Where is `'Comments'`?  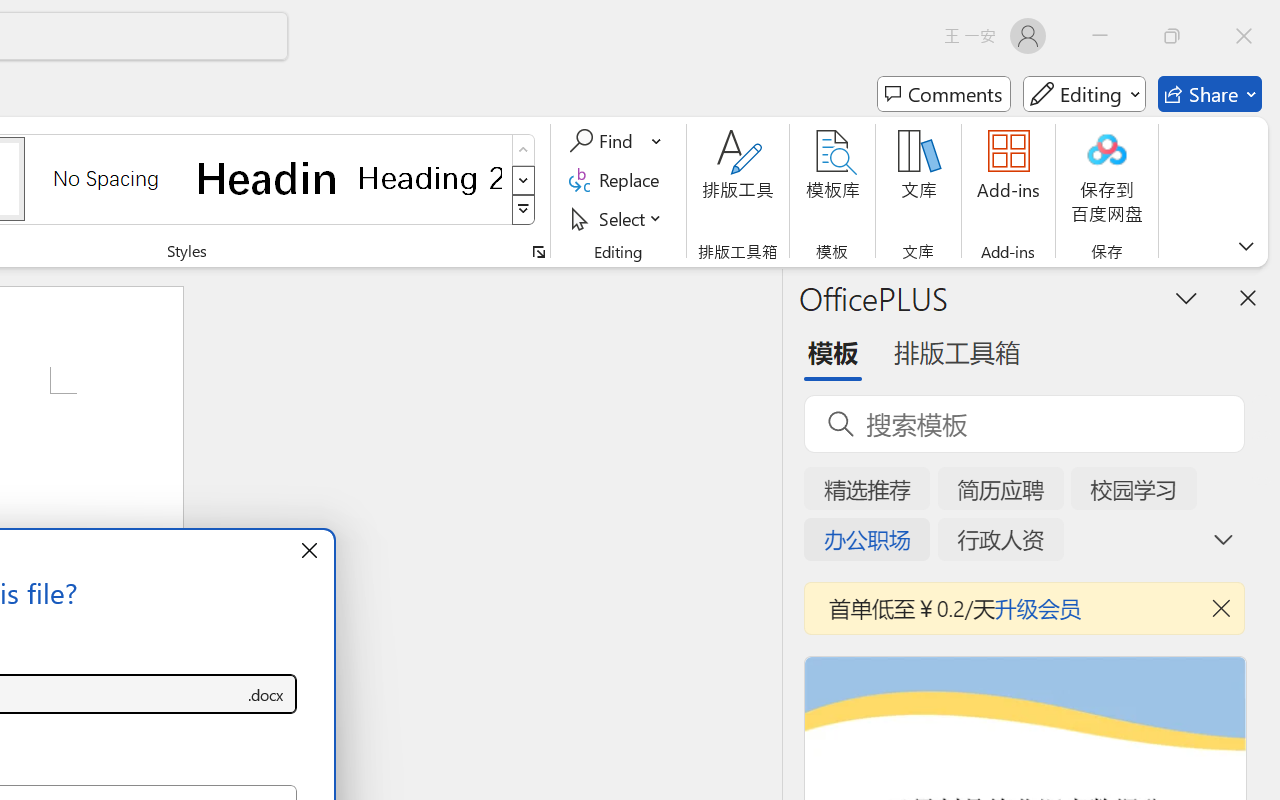 'Comments' is located at coordinates (943, 94).